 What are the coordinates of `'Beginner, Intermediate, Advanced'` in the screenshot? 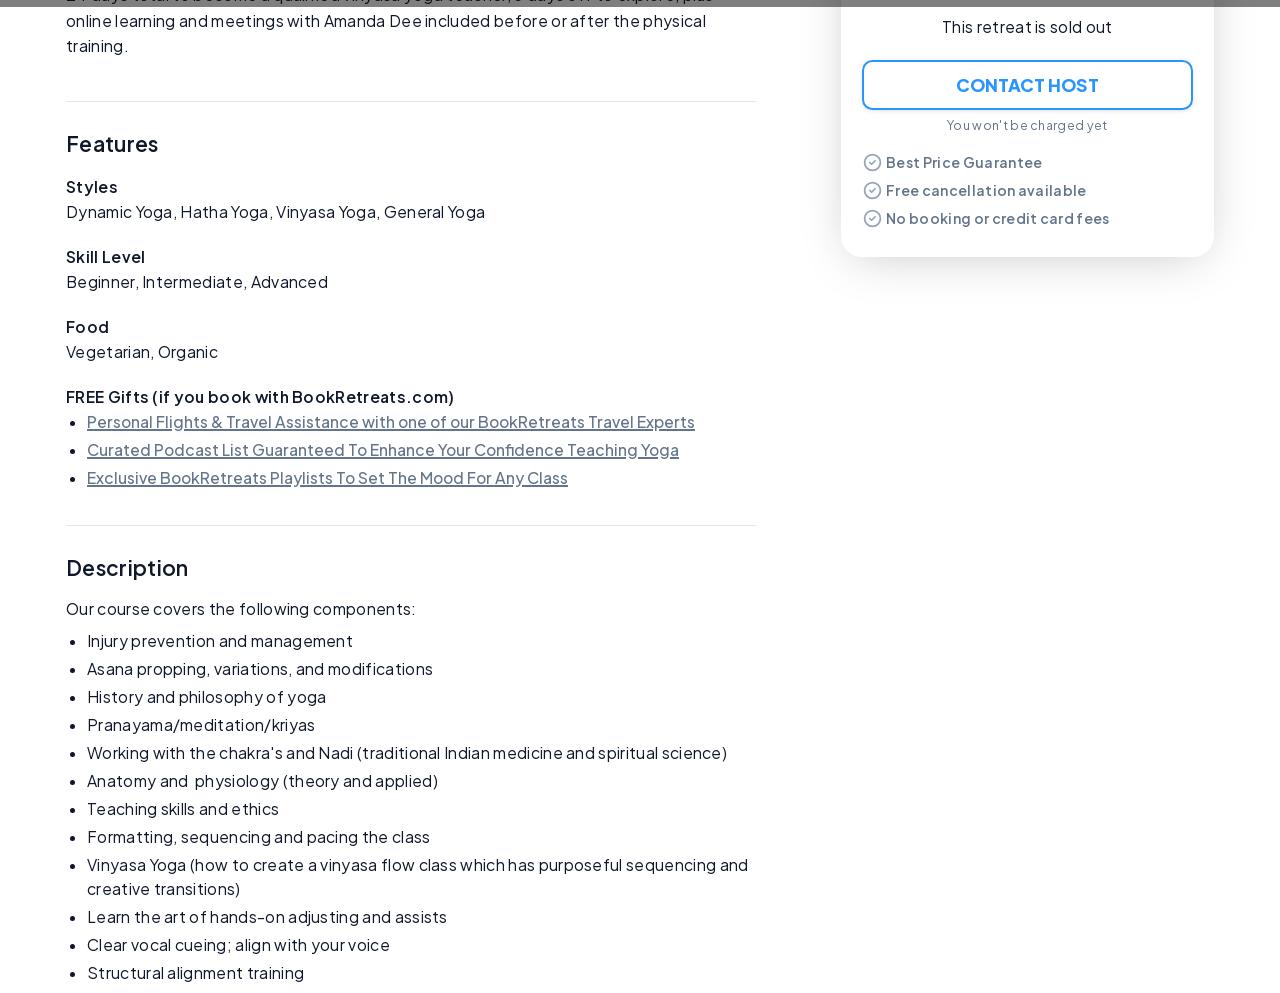 It's located at (66, 280).